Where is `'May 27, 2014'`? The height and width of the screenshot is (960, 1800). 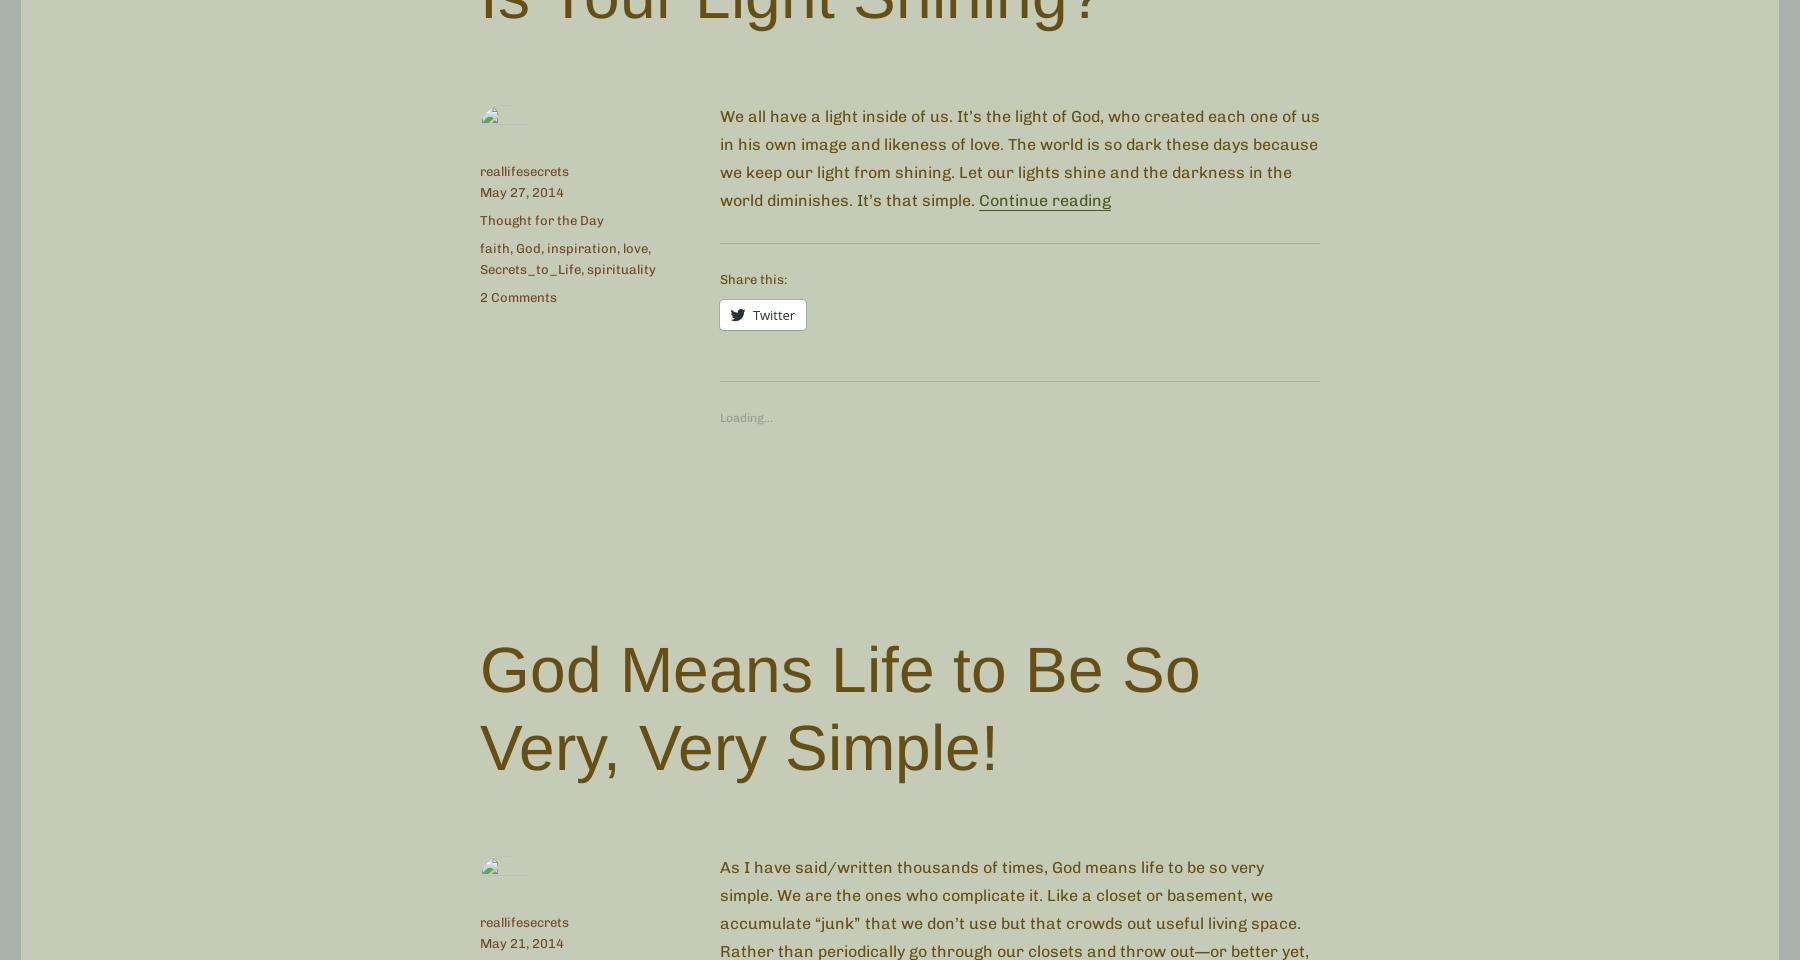
'May 27, 2014' is located at coordinates (479, 191).